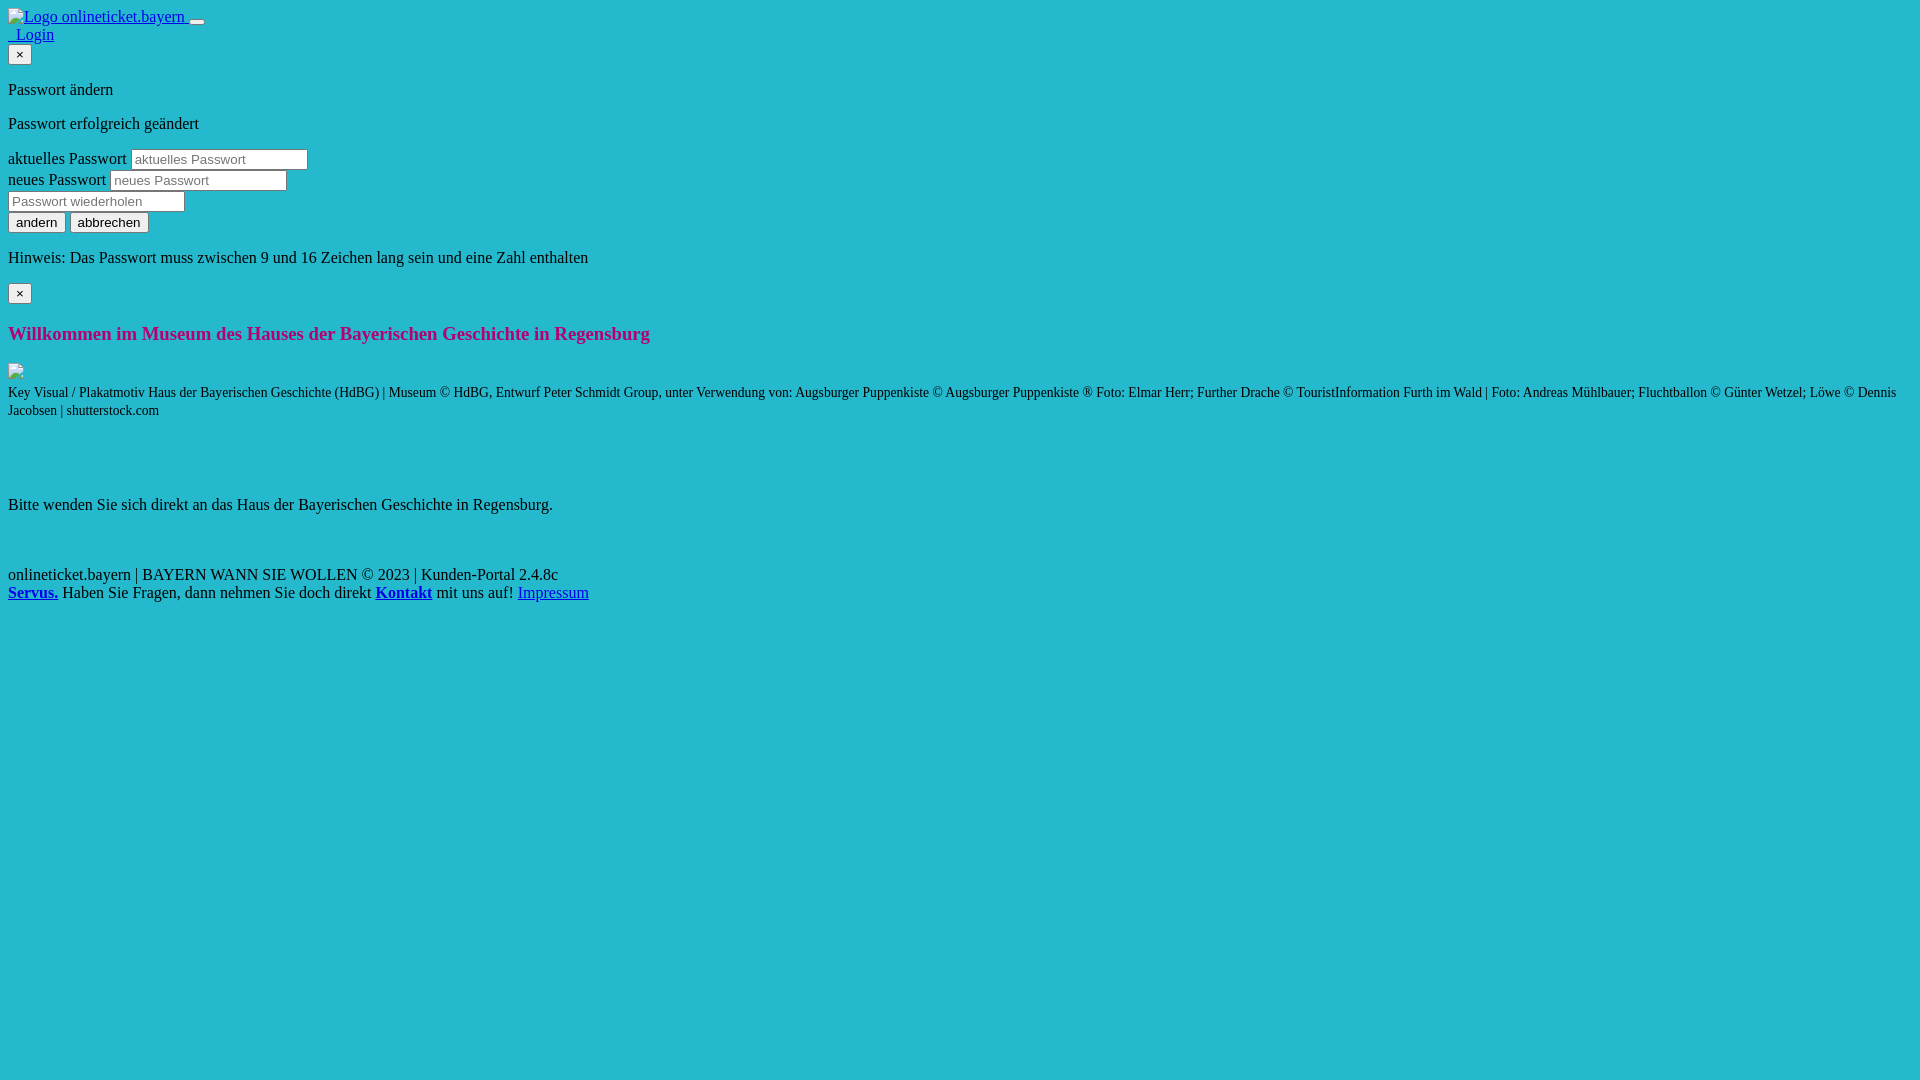 The height and width of the screenshot is (1080, 1920). Describe the element at coordinates (108, 222) in the screenshot. I see `'abbrechen'` at that location.